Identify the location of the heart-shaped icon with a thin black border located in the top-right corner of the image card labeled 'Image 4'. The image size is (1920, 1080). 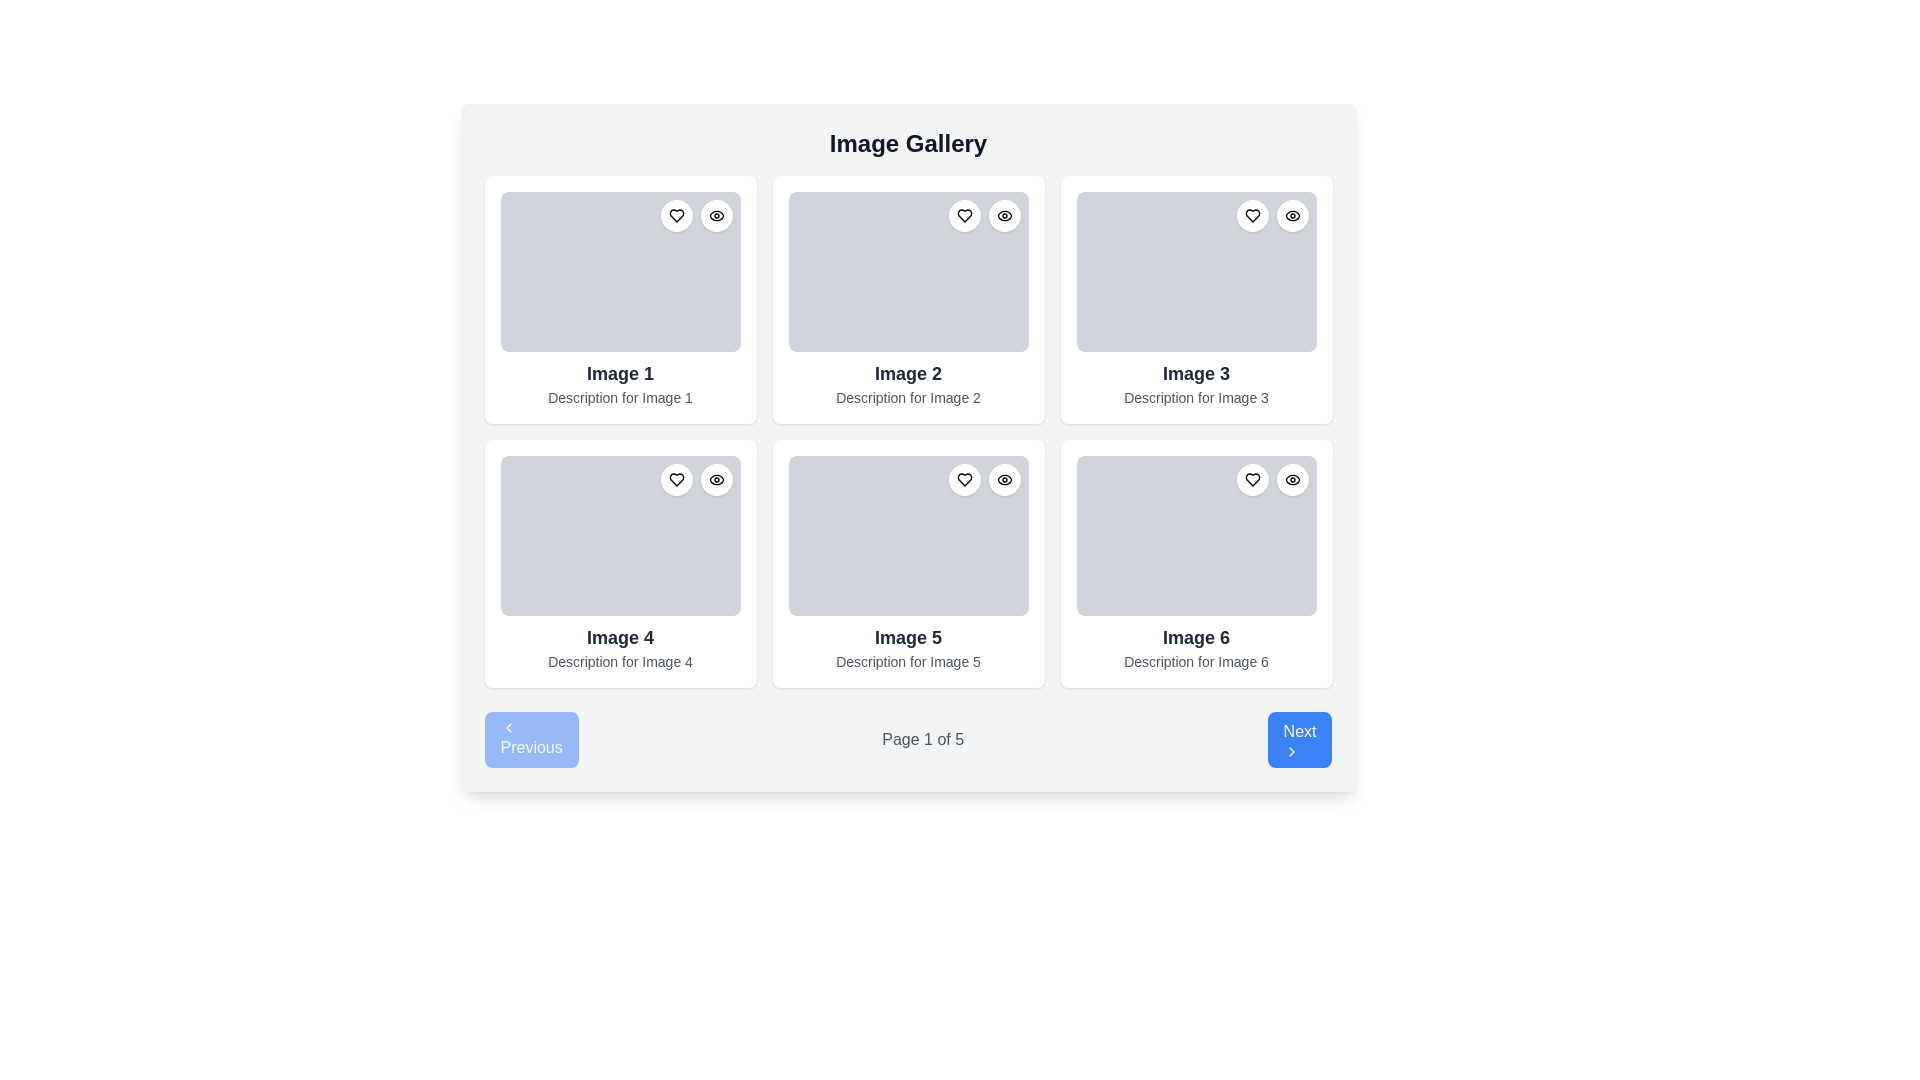
(676, 479).